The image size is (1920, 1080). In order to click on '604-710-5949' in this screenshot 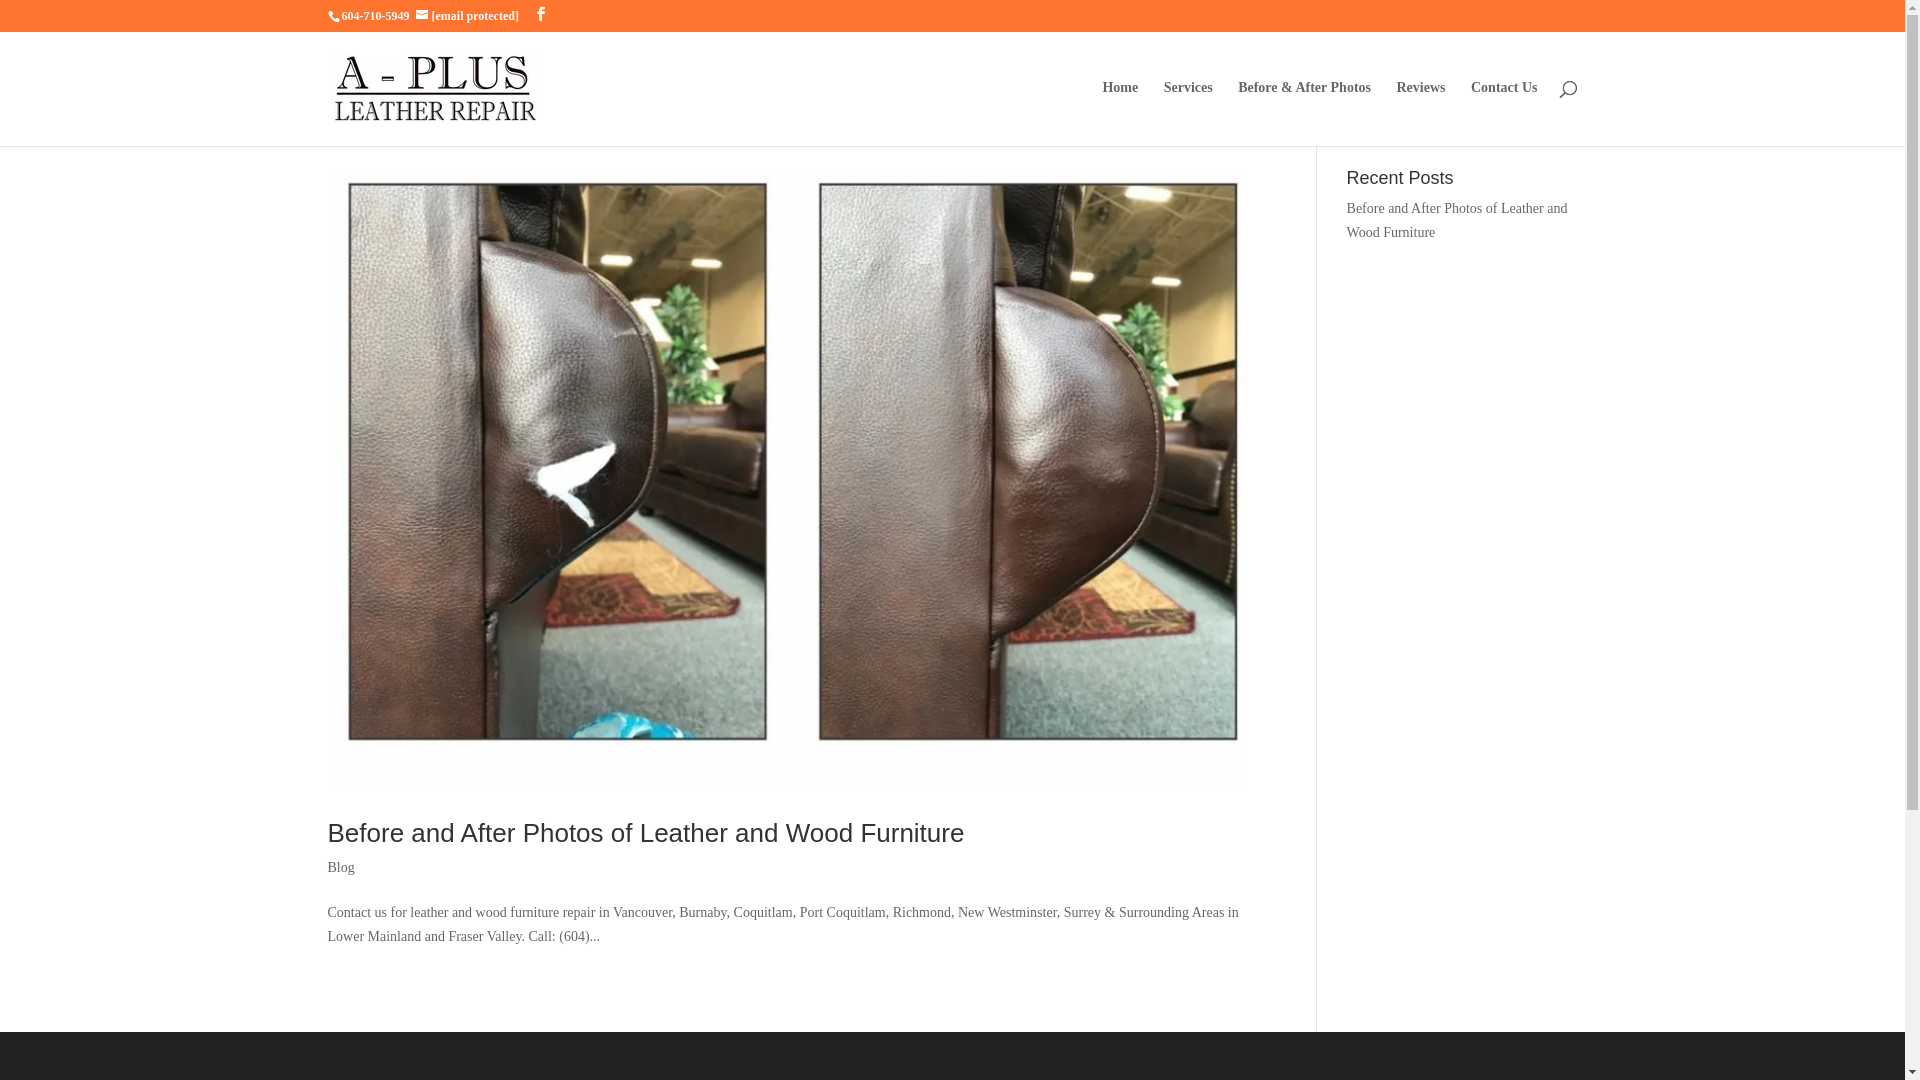, I will do `click(375, 15)`.